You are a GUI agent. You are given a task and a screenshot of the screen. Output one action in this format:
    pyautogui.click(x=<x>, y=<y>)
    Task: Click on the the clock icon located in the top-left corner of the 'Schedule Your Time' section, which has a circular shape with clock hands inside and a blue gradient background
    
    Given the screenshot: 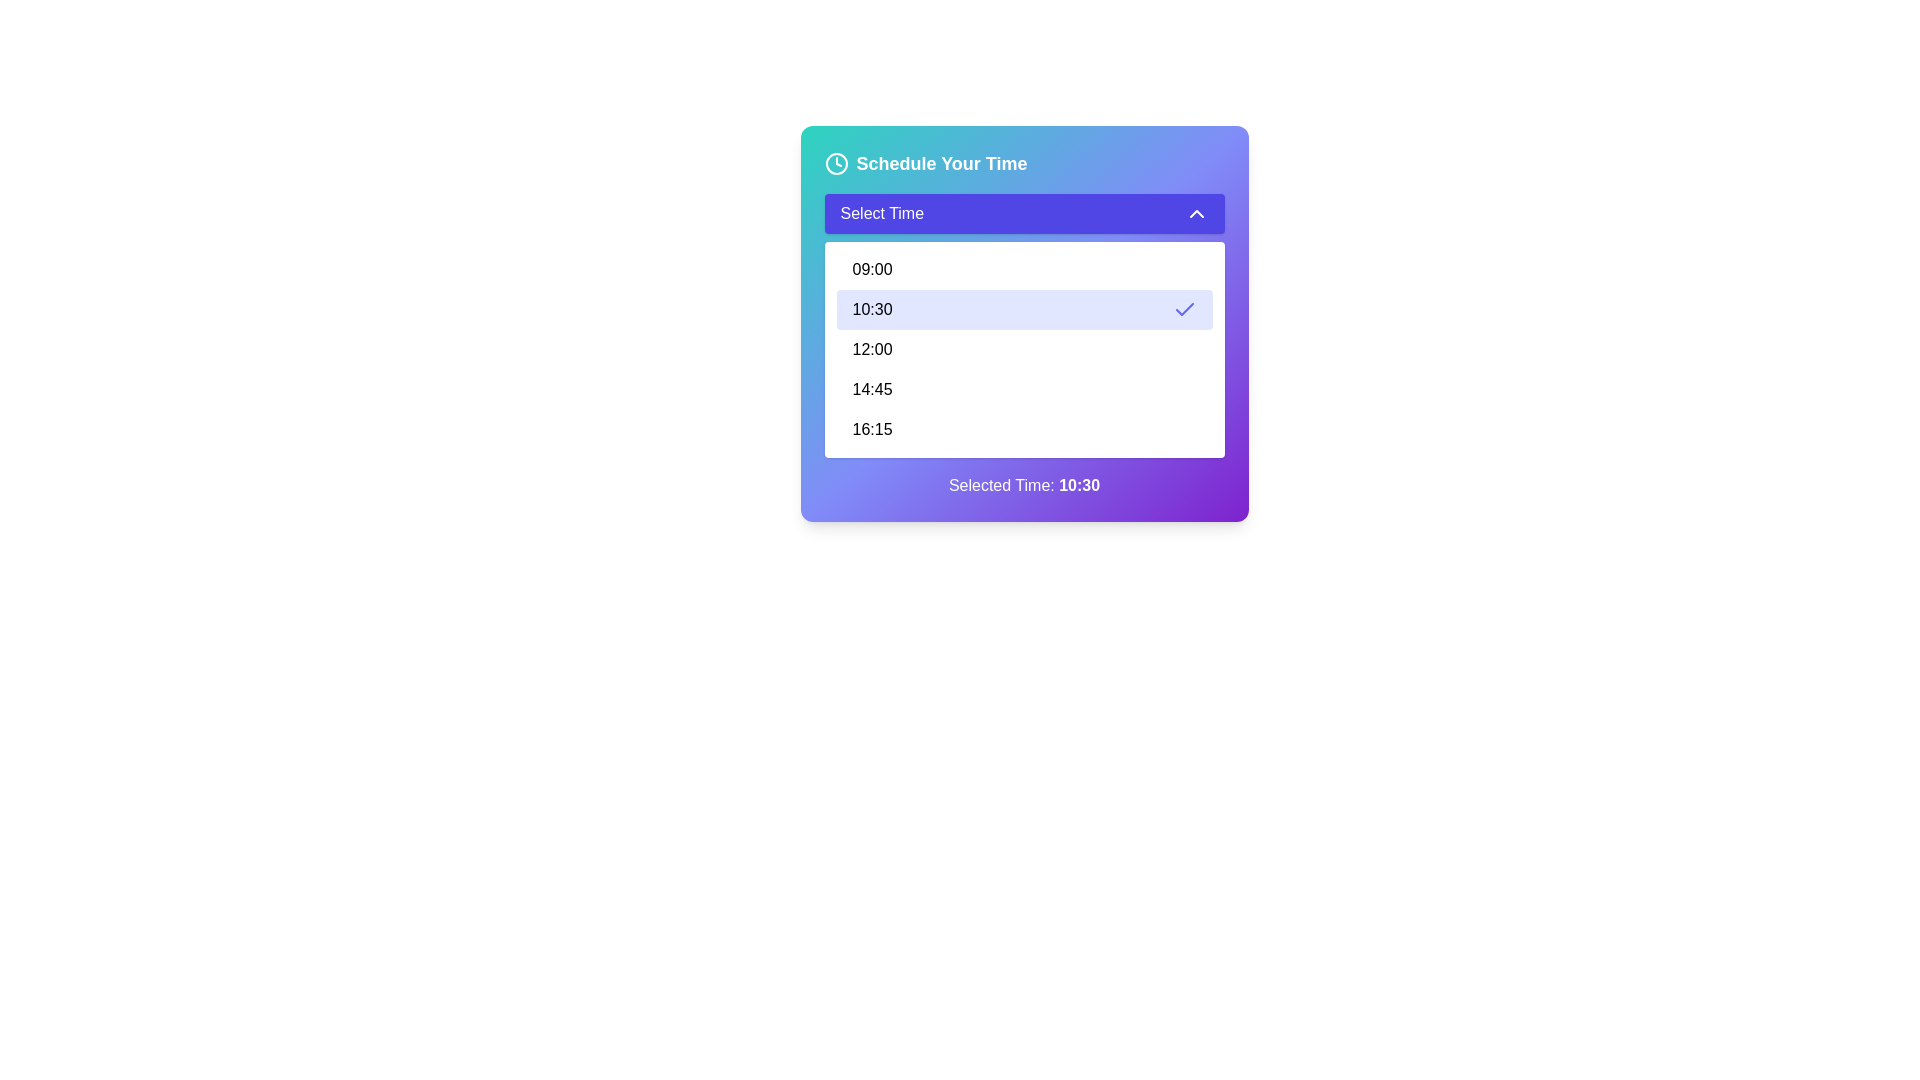 What is the action you would take?
    pyautogui.click(x=836, y=163)
    